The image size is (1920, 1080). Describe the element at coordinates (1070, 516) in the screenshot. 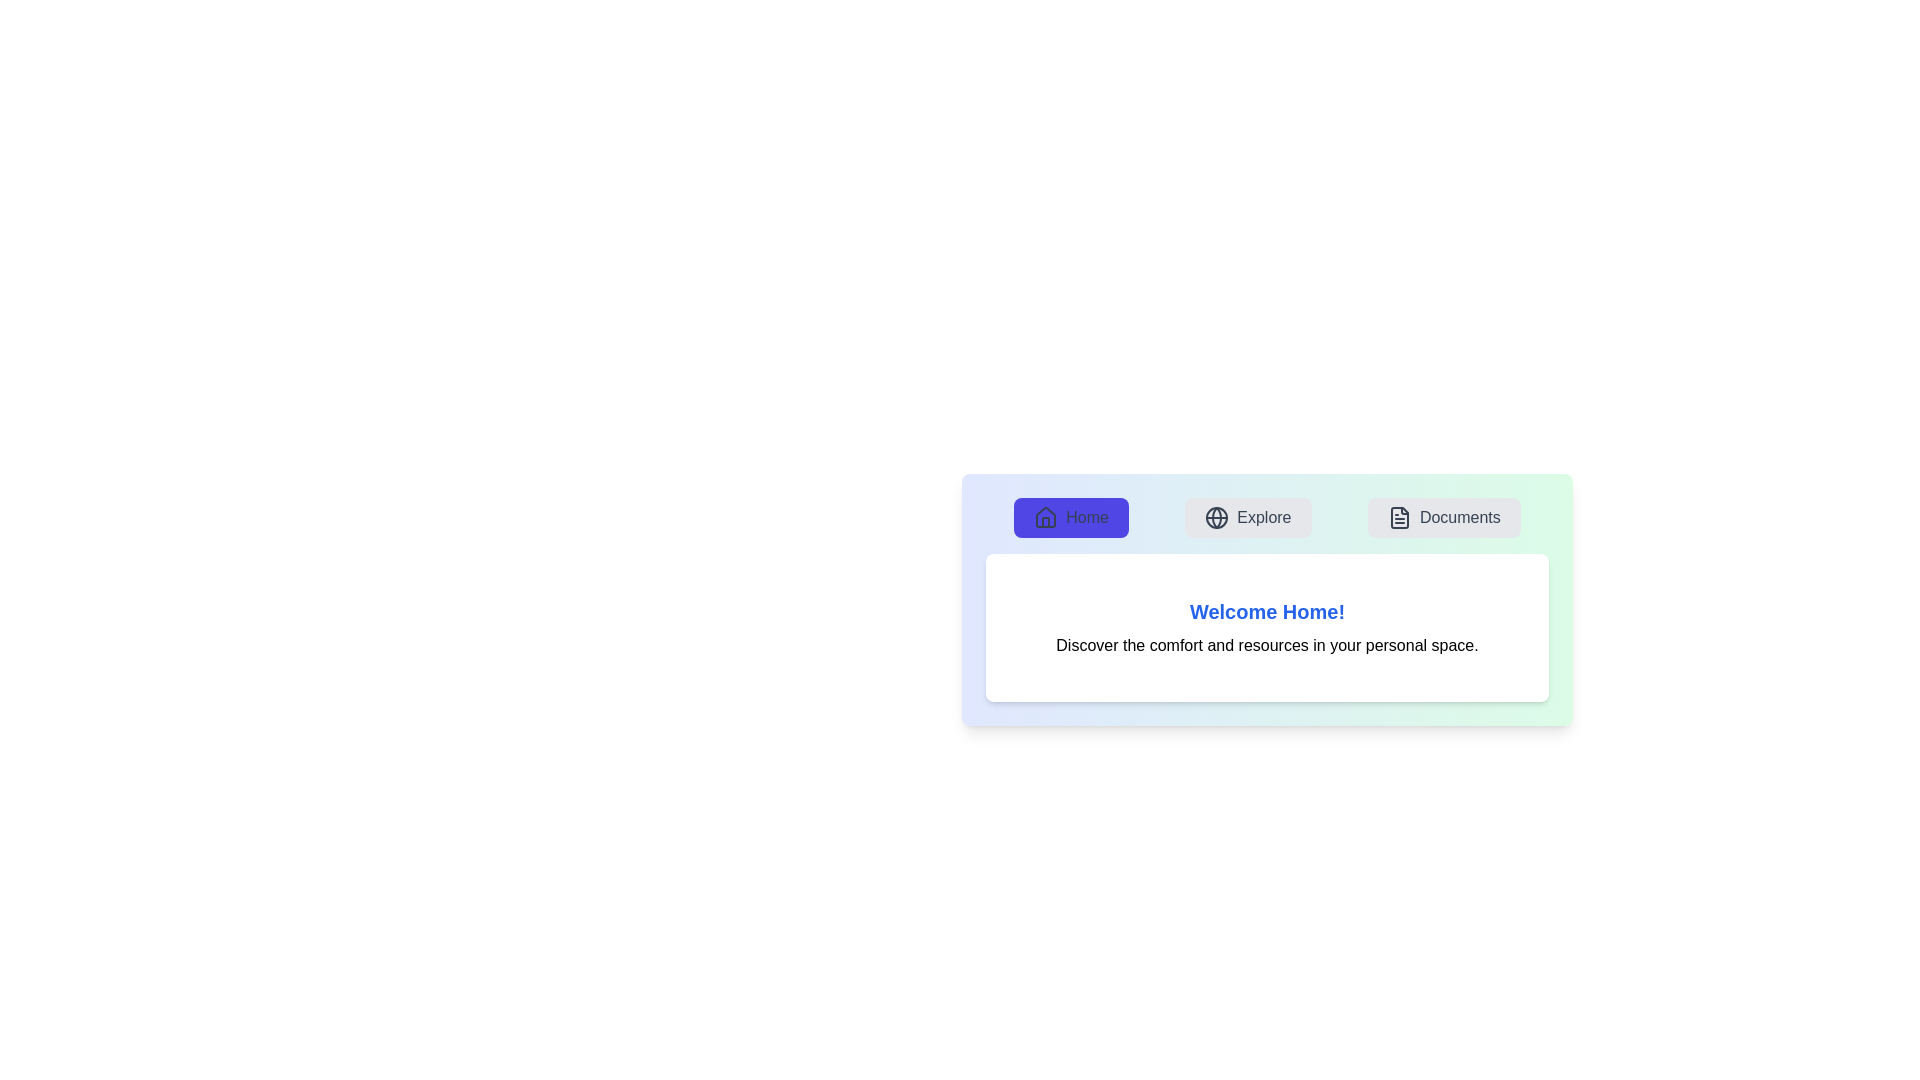

I see `the tab button labeled 'Home' to observe the visual feedback` at that location.